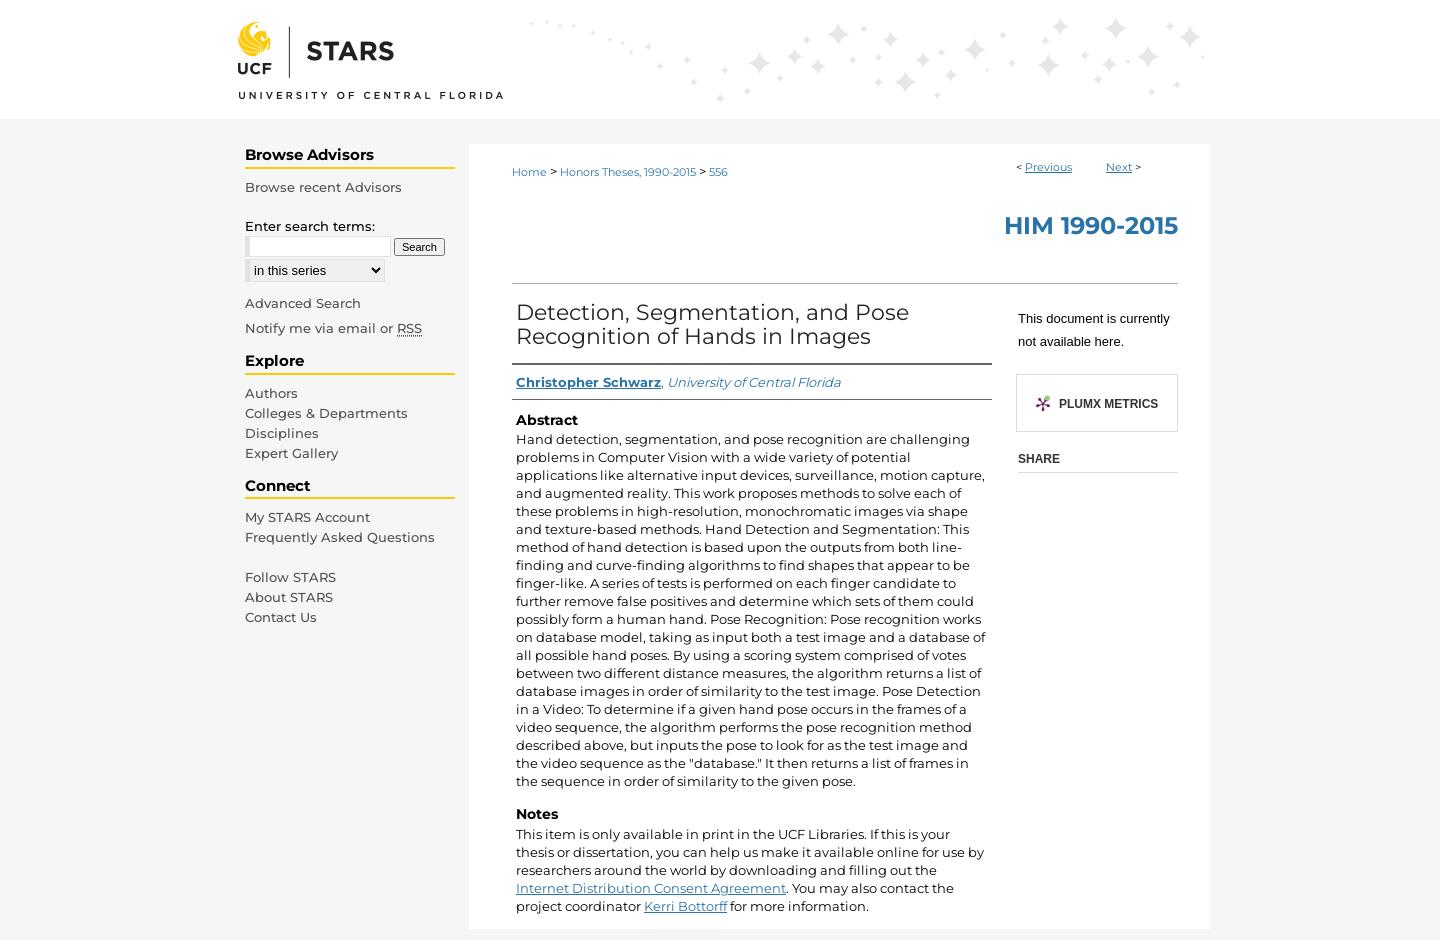 The width and height of the screenshot is (1440, 940). Describe the element at coordinates (396, 327) in the screenshot. I see `'RSS'` at that location.